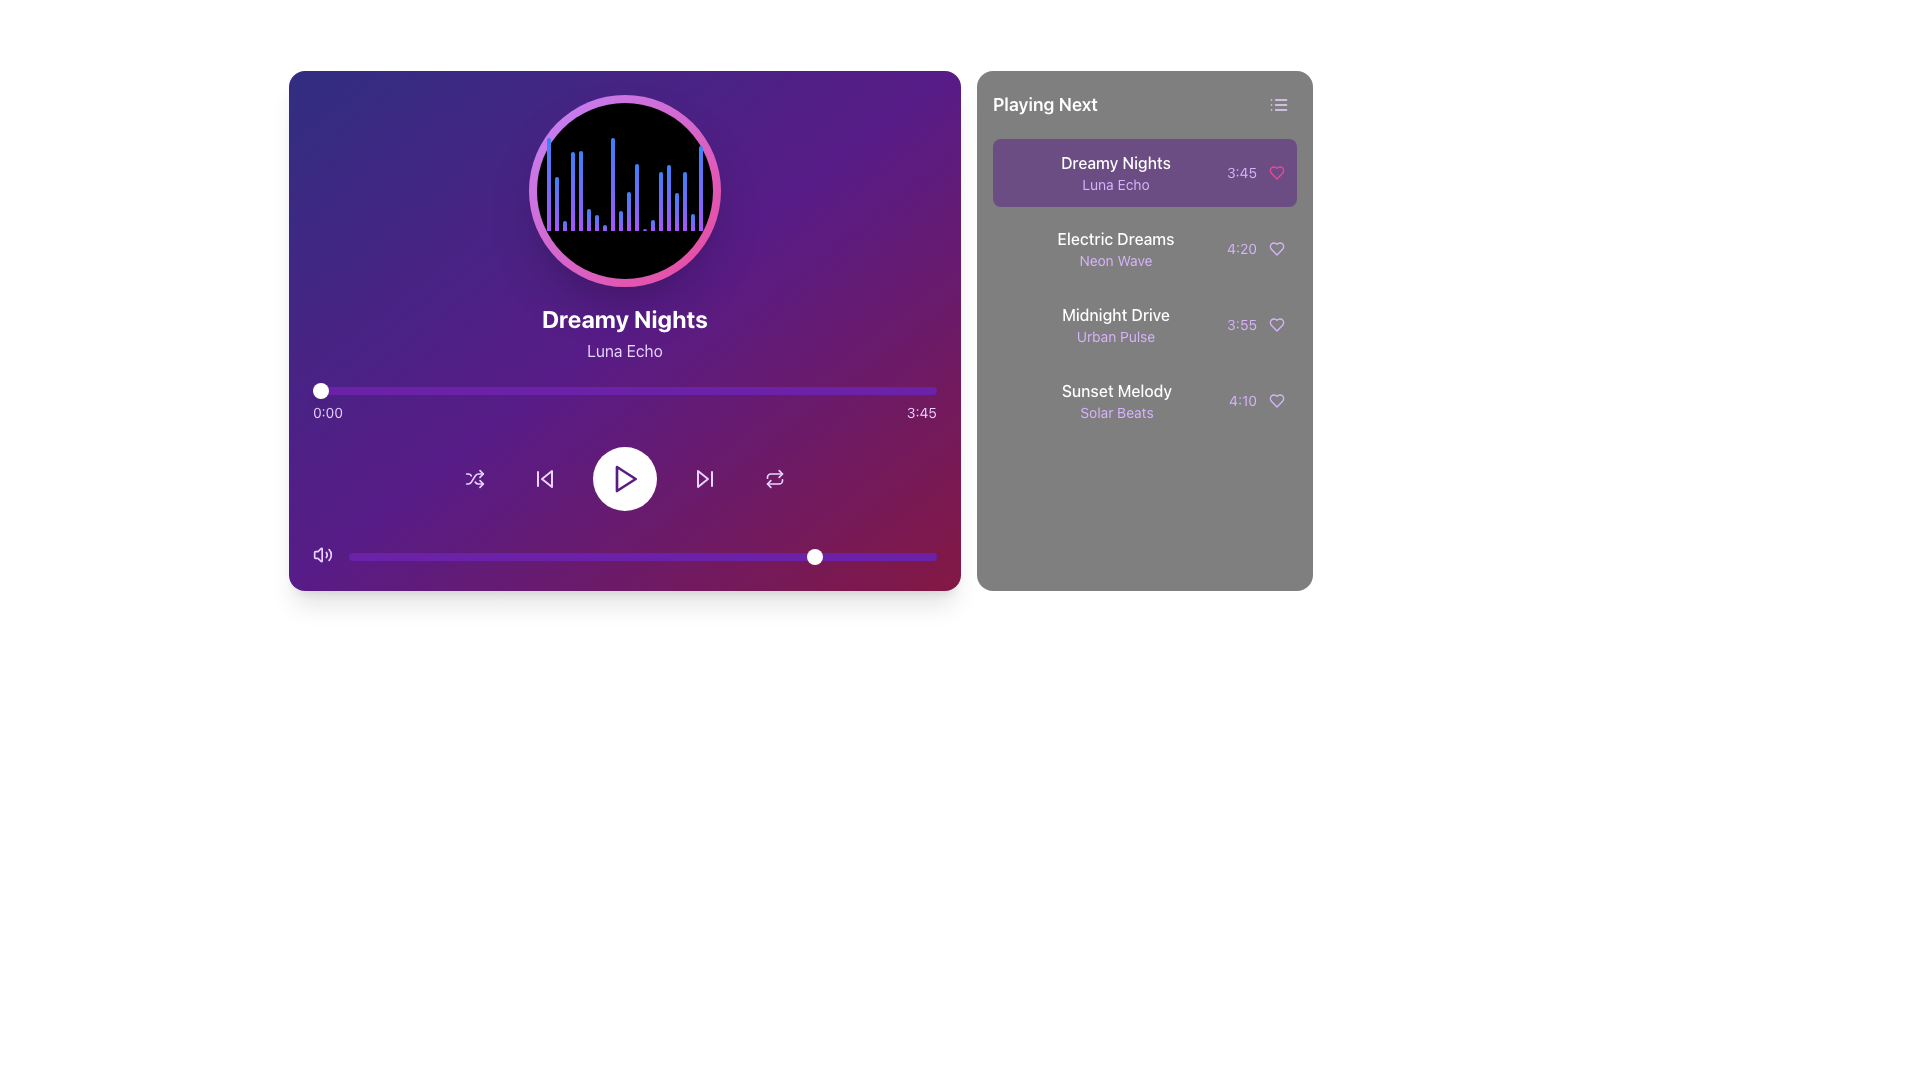 The height and width of the screenshot is (1080, 1920). I want to click on the visual bar located at the 17th position from the left in the bar chart component, so click(668, 197).